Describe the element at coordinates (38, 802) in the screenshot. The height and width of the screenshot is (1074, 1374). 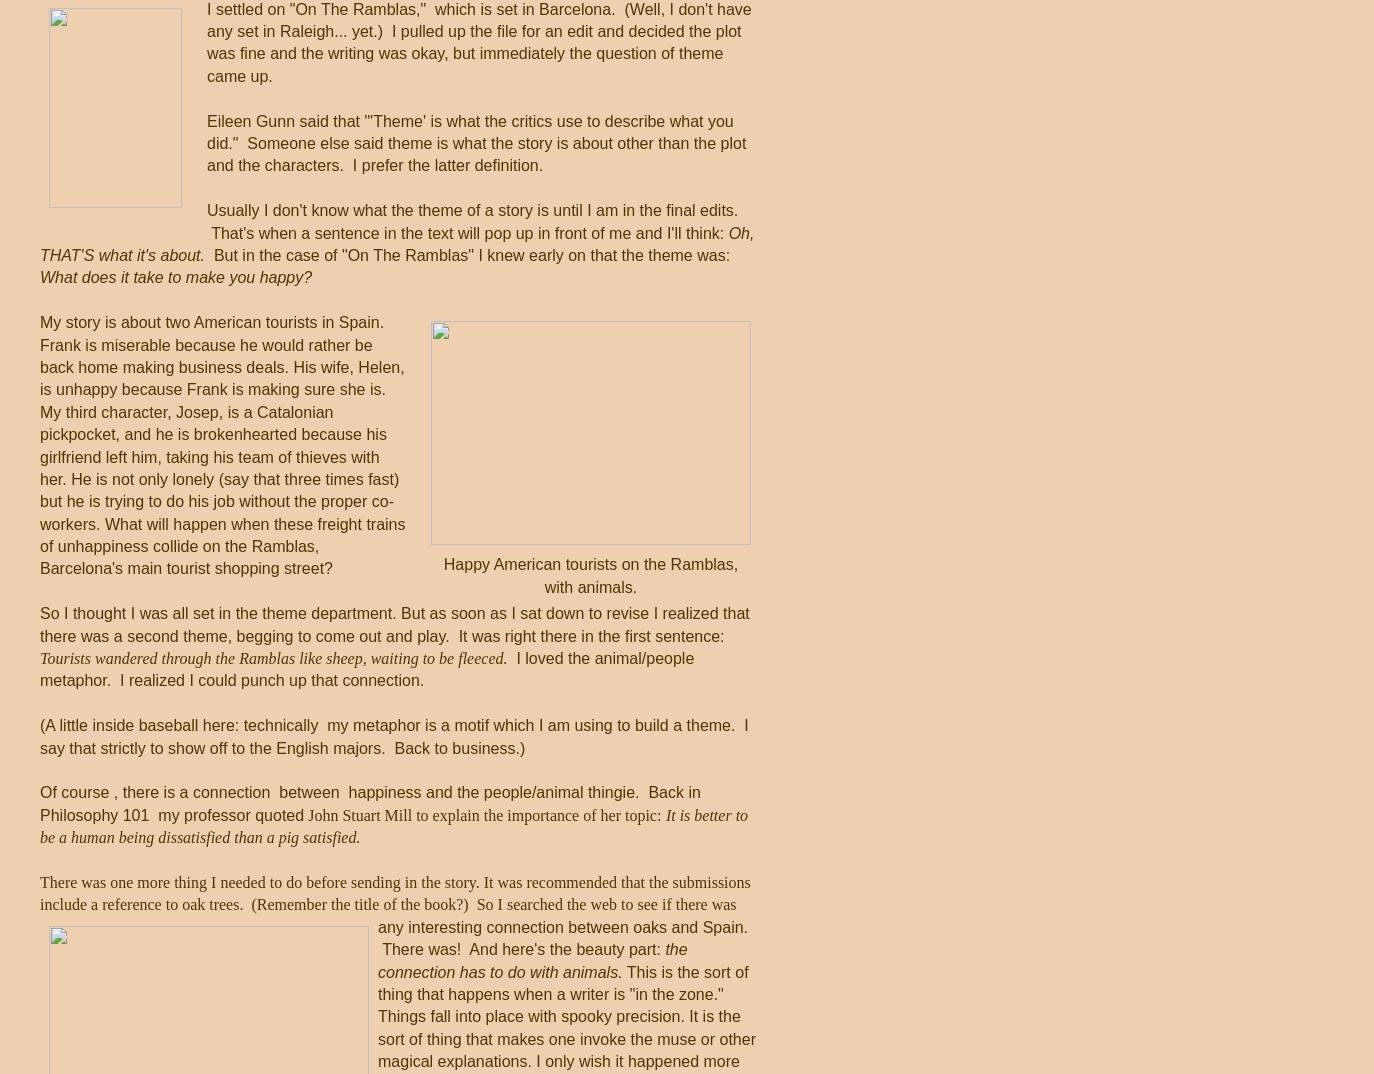
I see `'Of course ,
there is a connection  between  happiness and the
people/animal thingie.  Back in Philosophy 101  my professor
quoted'` at that location.